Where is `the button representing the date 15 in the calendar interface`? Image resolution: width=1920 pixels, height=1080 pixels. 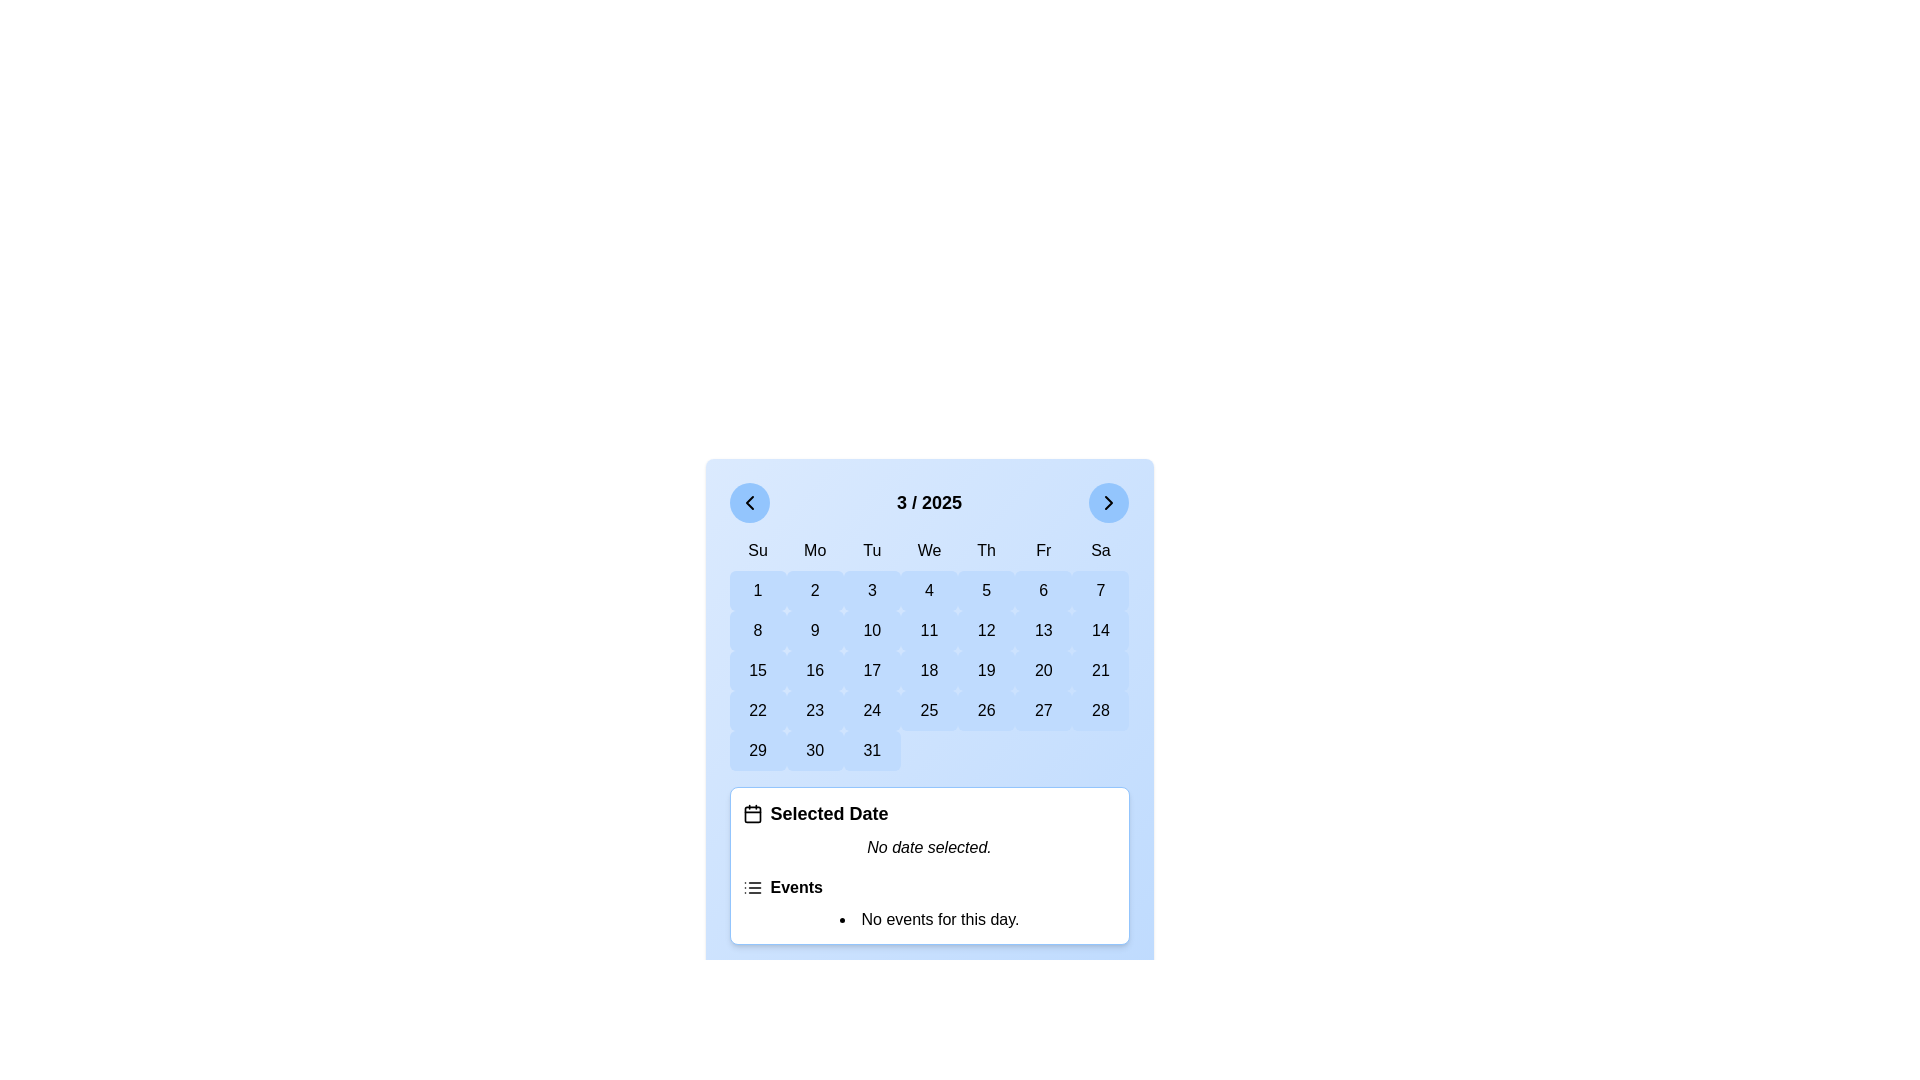
the button representing the date 15 in the calendar interface is located at coordinates (757, 671).